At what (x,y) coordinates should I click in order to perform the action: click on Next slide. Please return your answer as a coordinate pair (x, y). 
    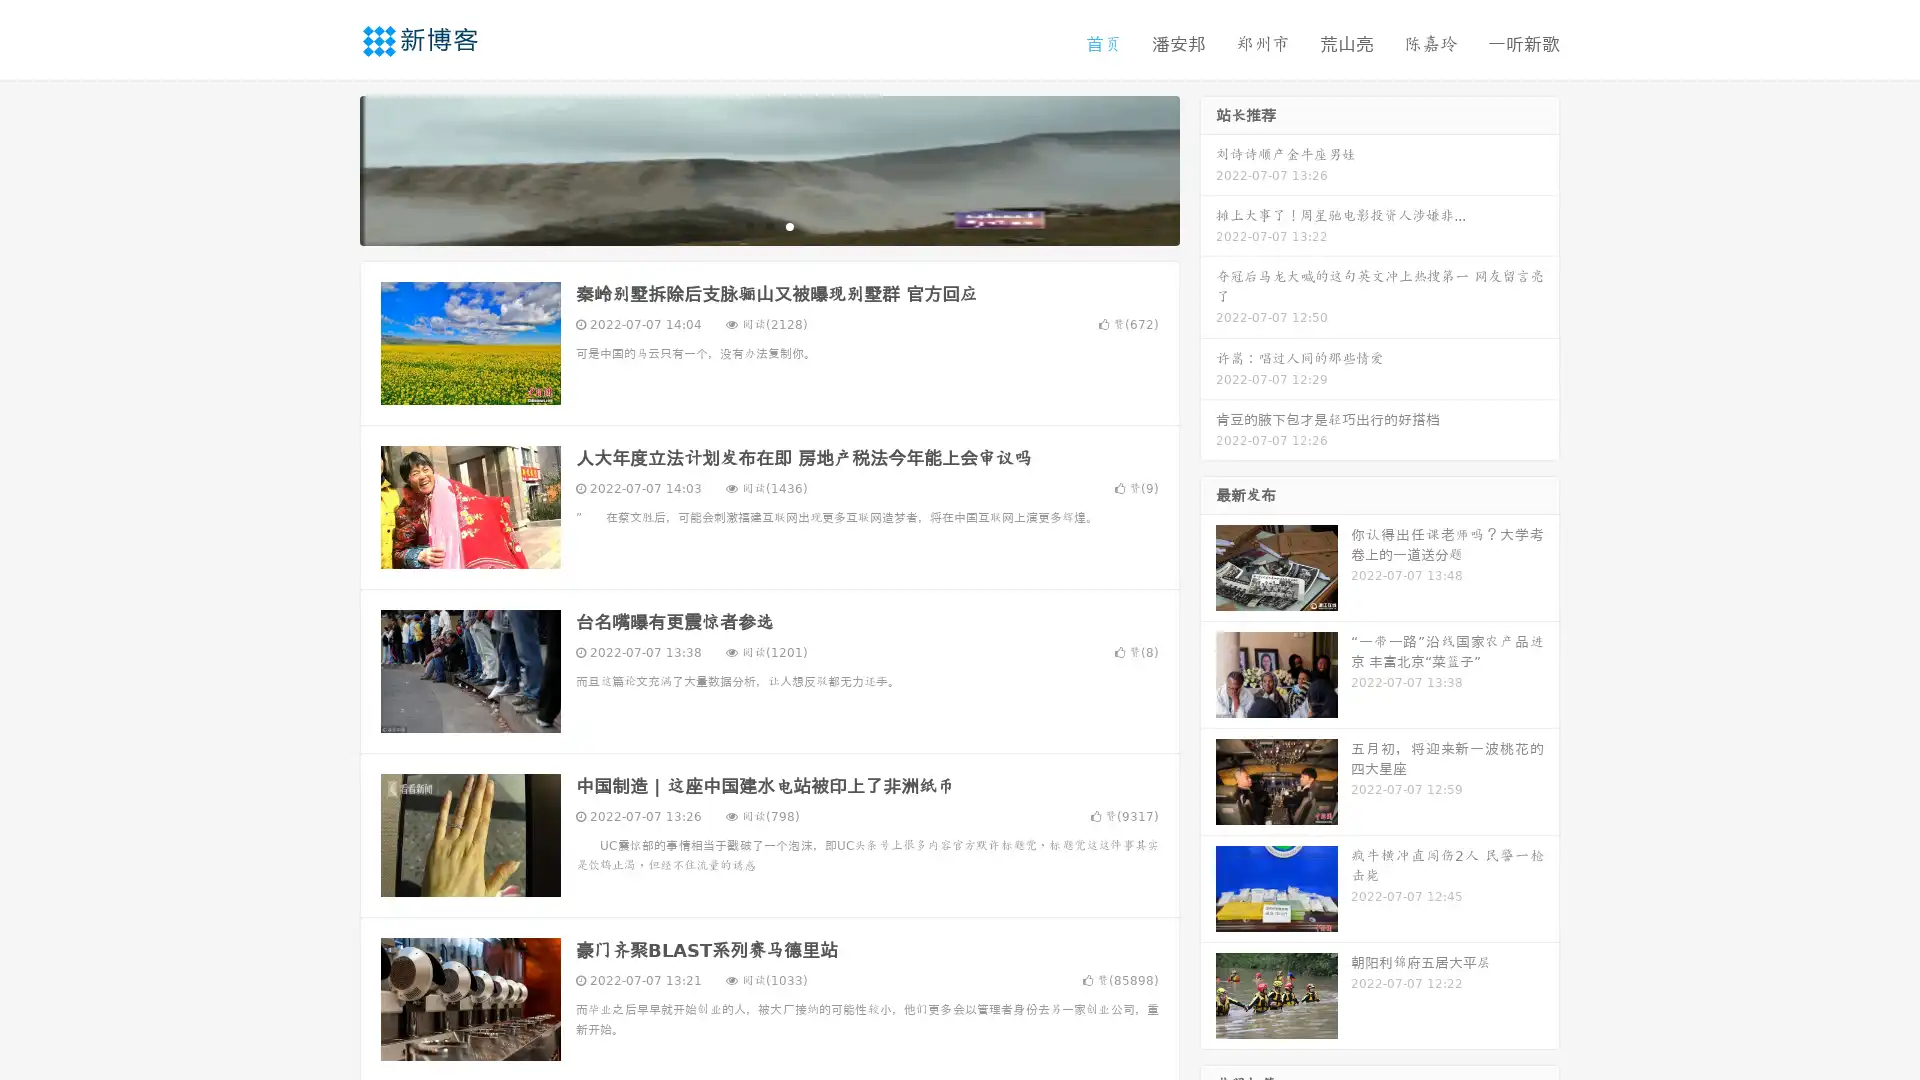
    Looking at the image, I should click on (1208, 168).